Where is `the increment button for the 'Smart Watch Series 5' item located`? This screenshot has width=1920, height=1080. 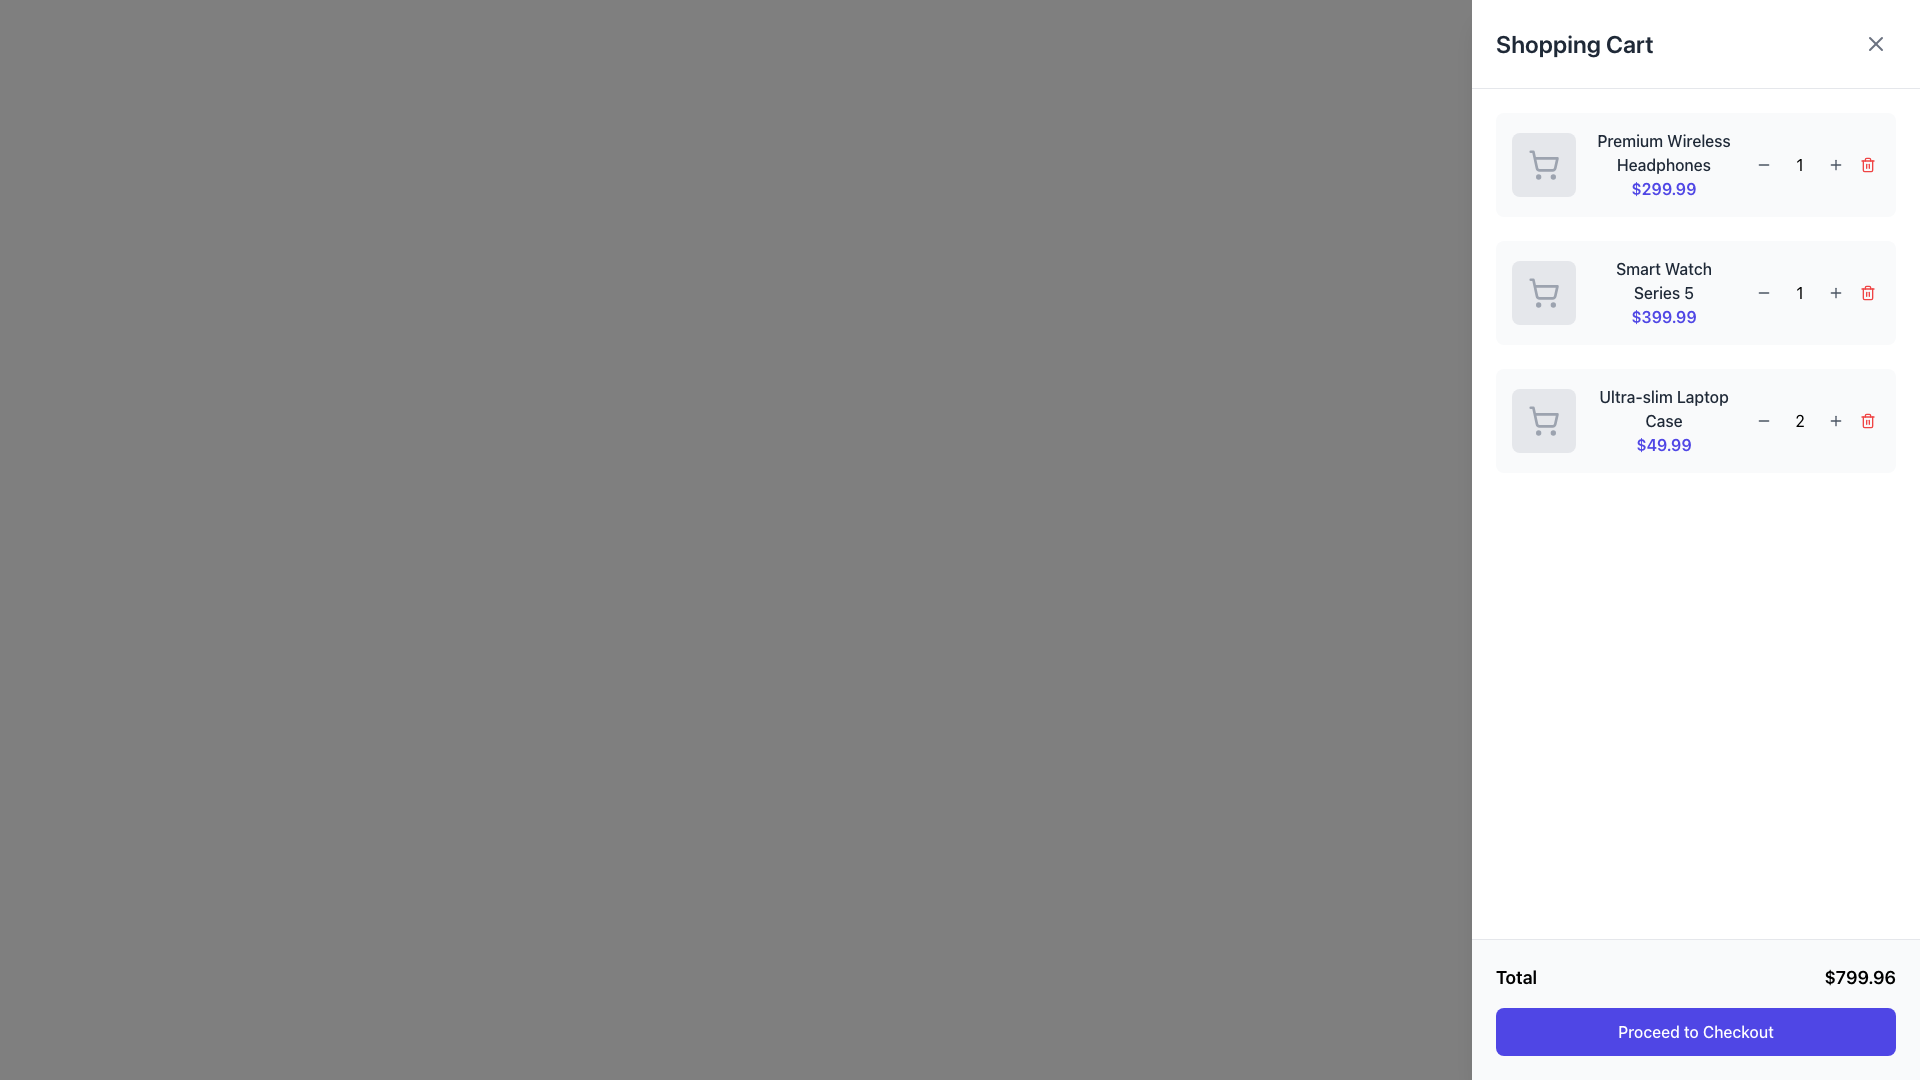 the increment button for the 'Smart Watch Series 5' item located is located at coordinates (1836, 293).